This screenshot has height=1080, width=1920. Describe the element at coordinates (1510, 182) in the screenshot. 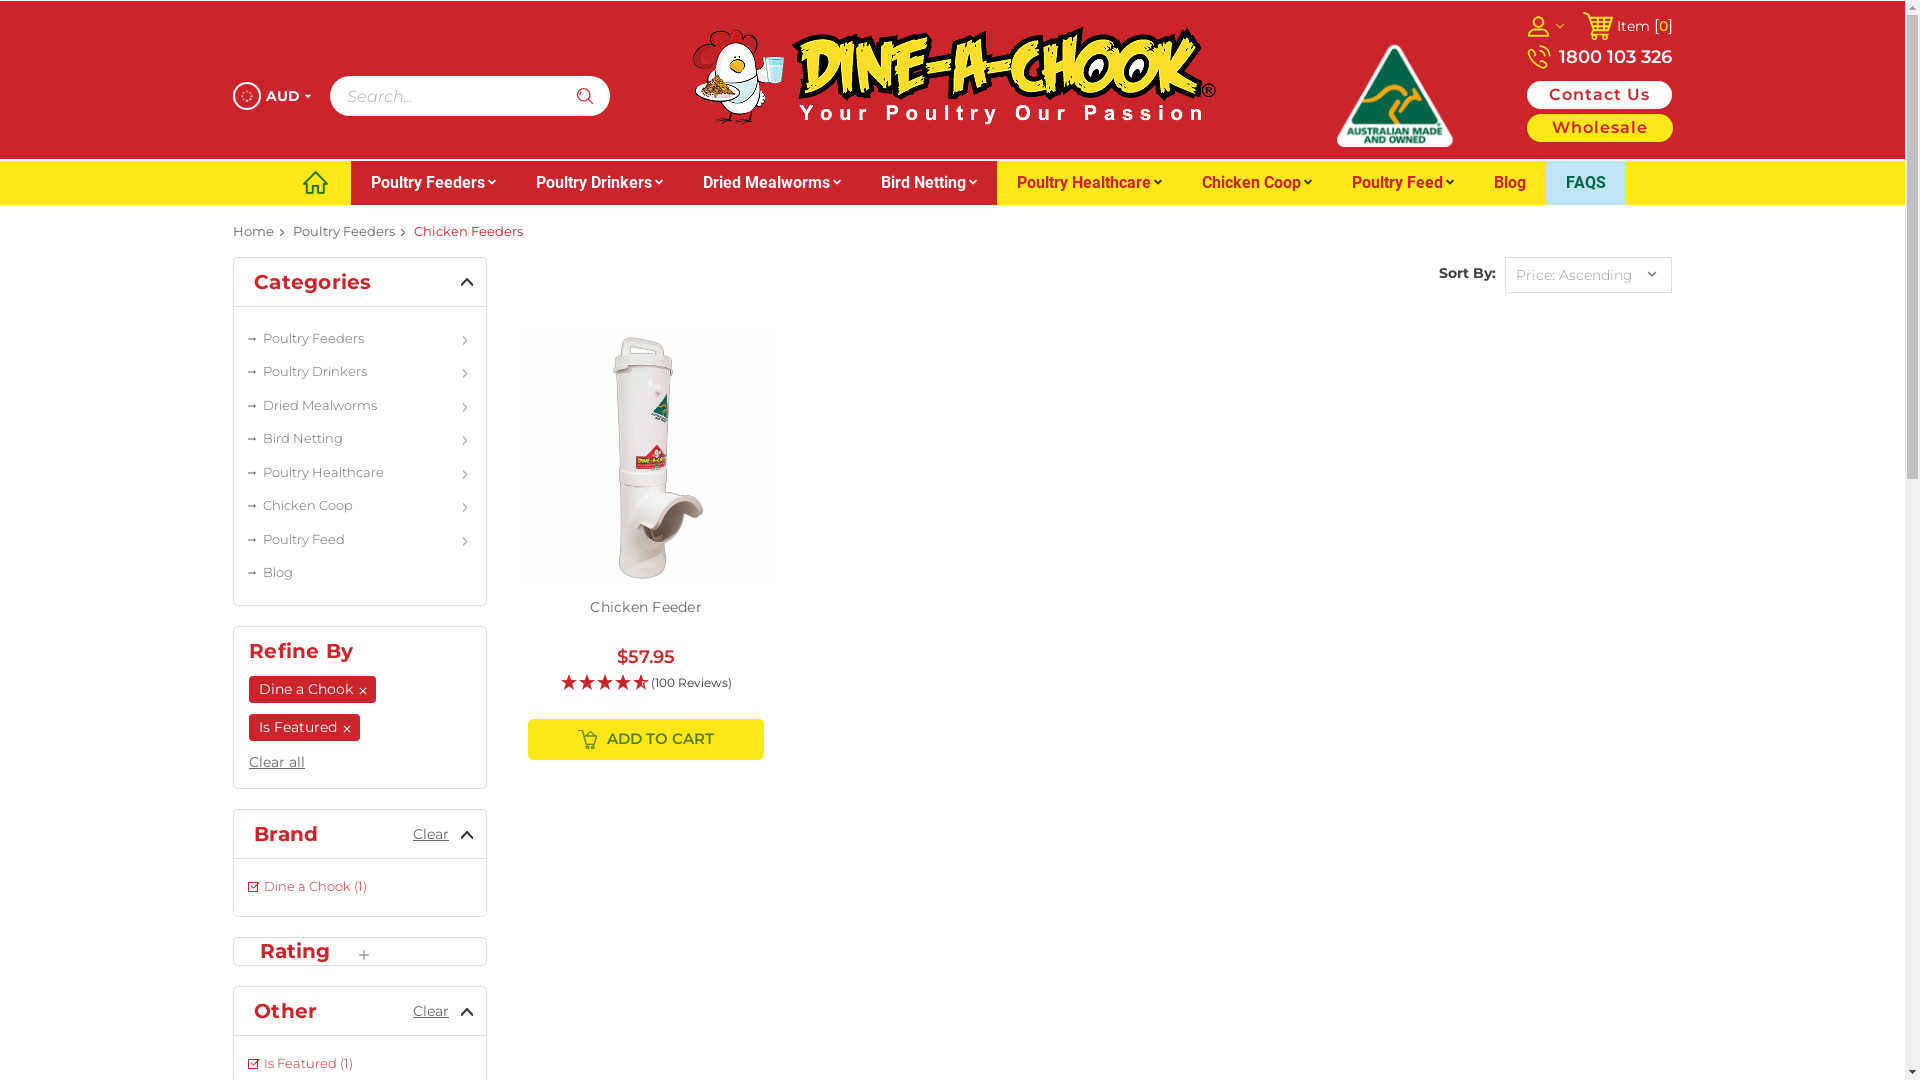

I see `'Blog'` at that location.